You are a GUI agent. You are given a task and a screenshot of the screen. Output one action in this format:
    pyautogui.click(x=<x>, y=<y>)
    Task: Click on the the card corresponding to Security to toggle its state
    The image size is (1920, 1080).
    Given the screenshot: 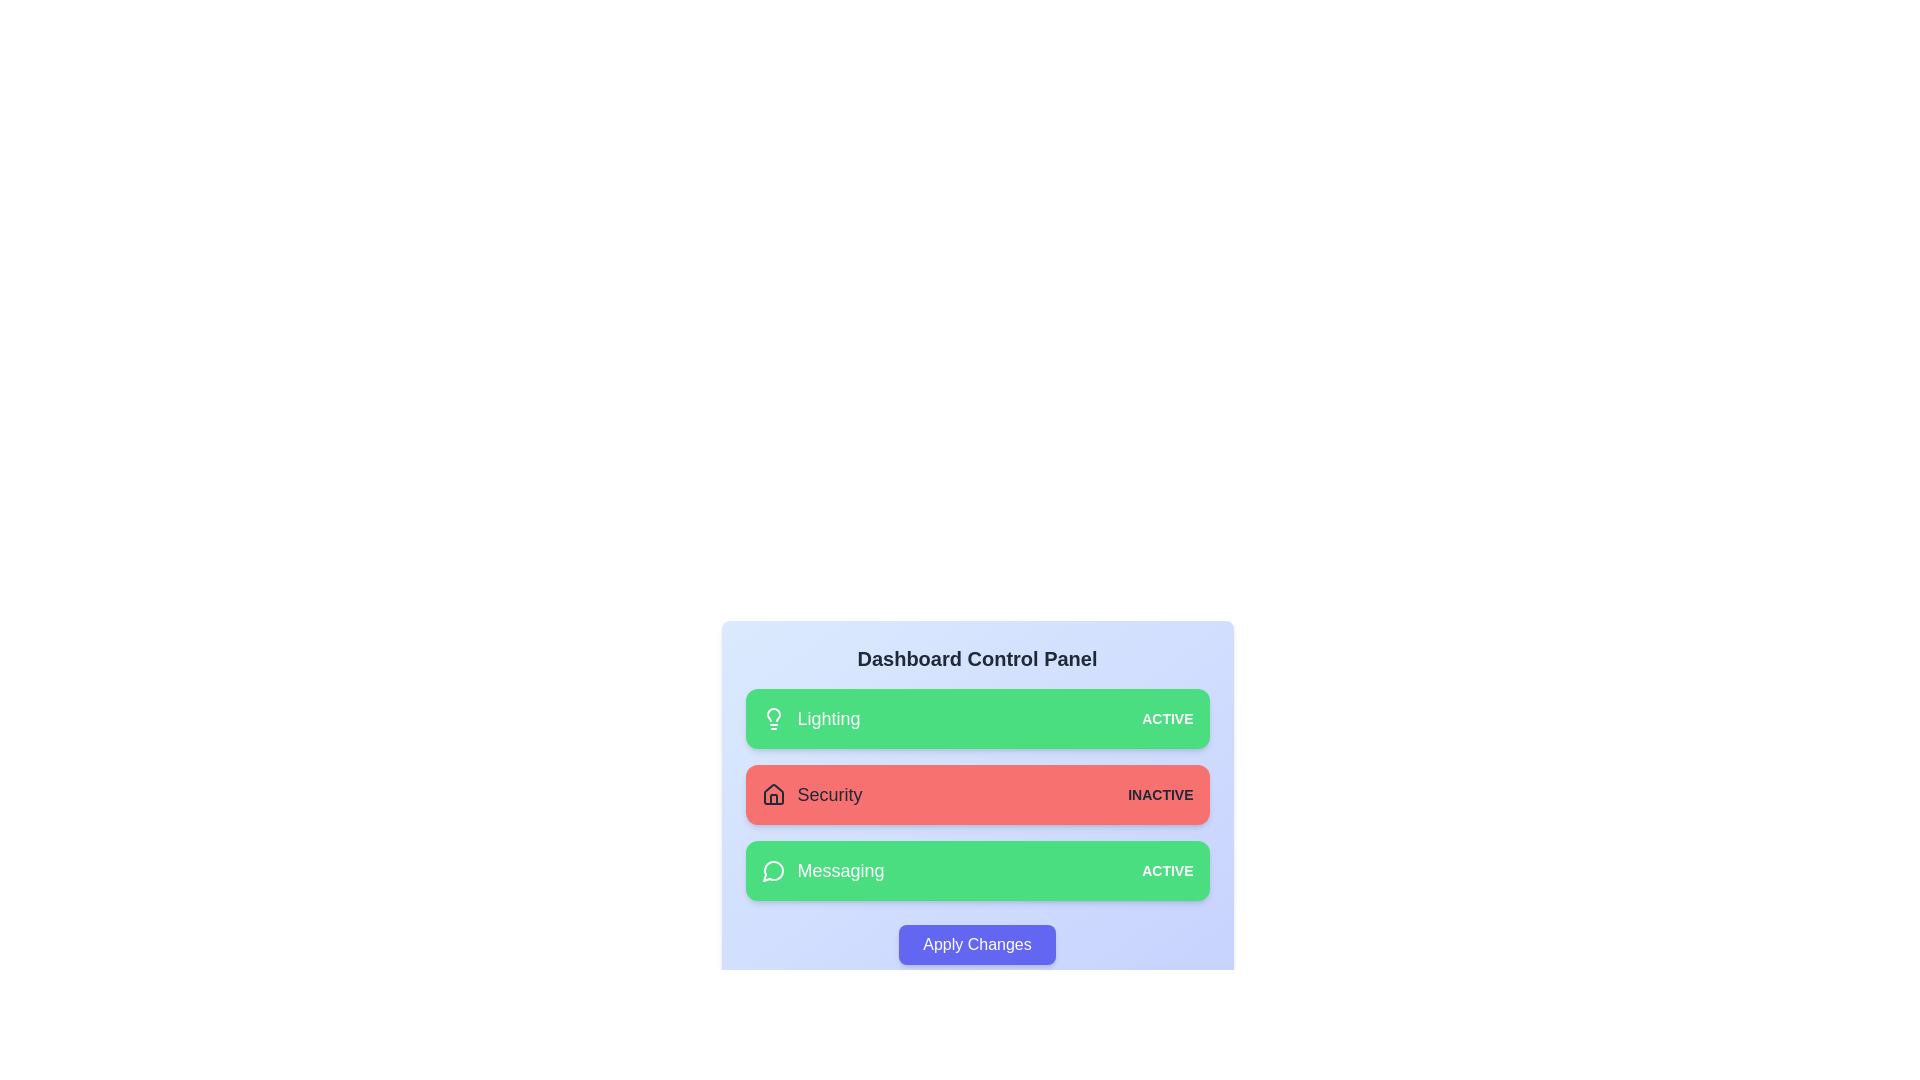 What is the action you would take?
    pyautogui.click(x=977, y=793)
    